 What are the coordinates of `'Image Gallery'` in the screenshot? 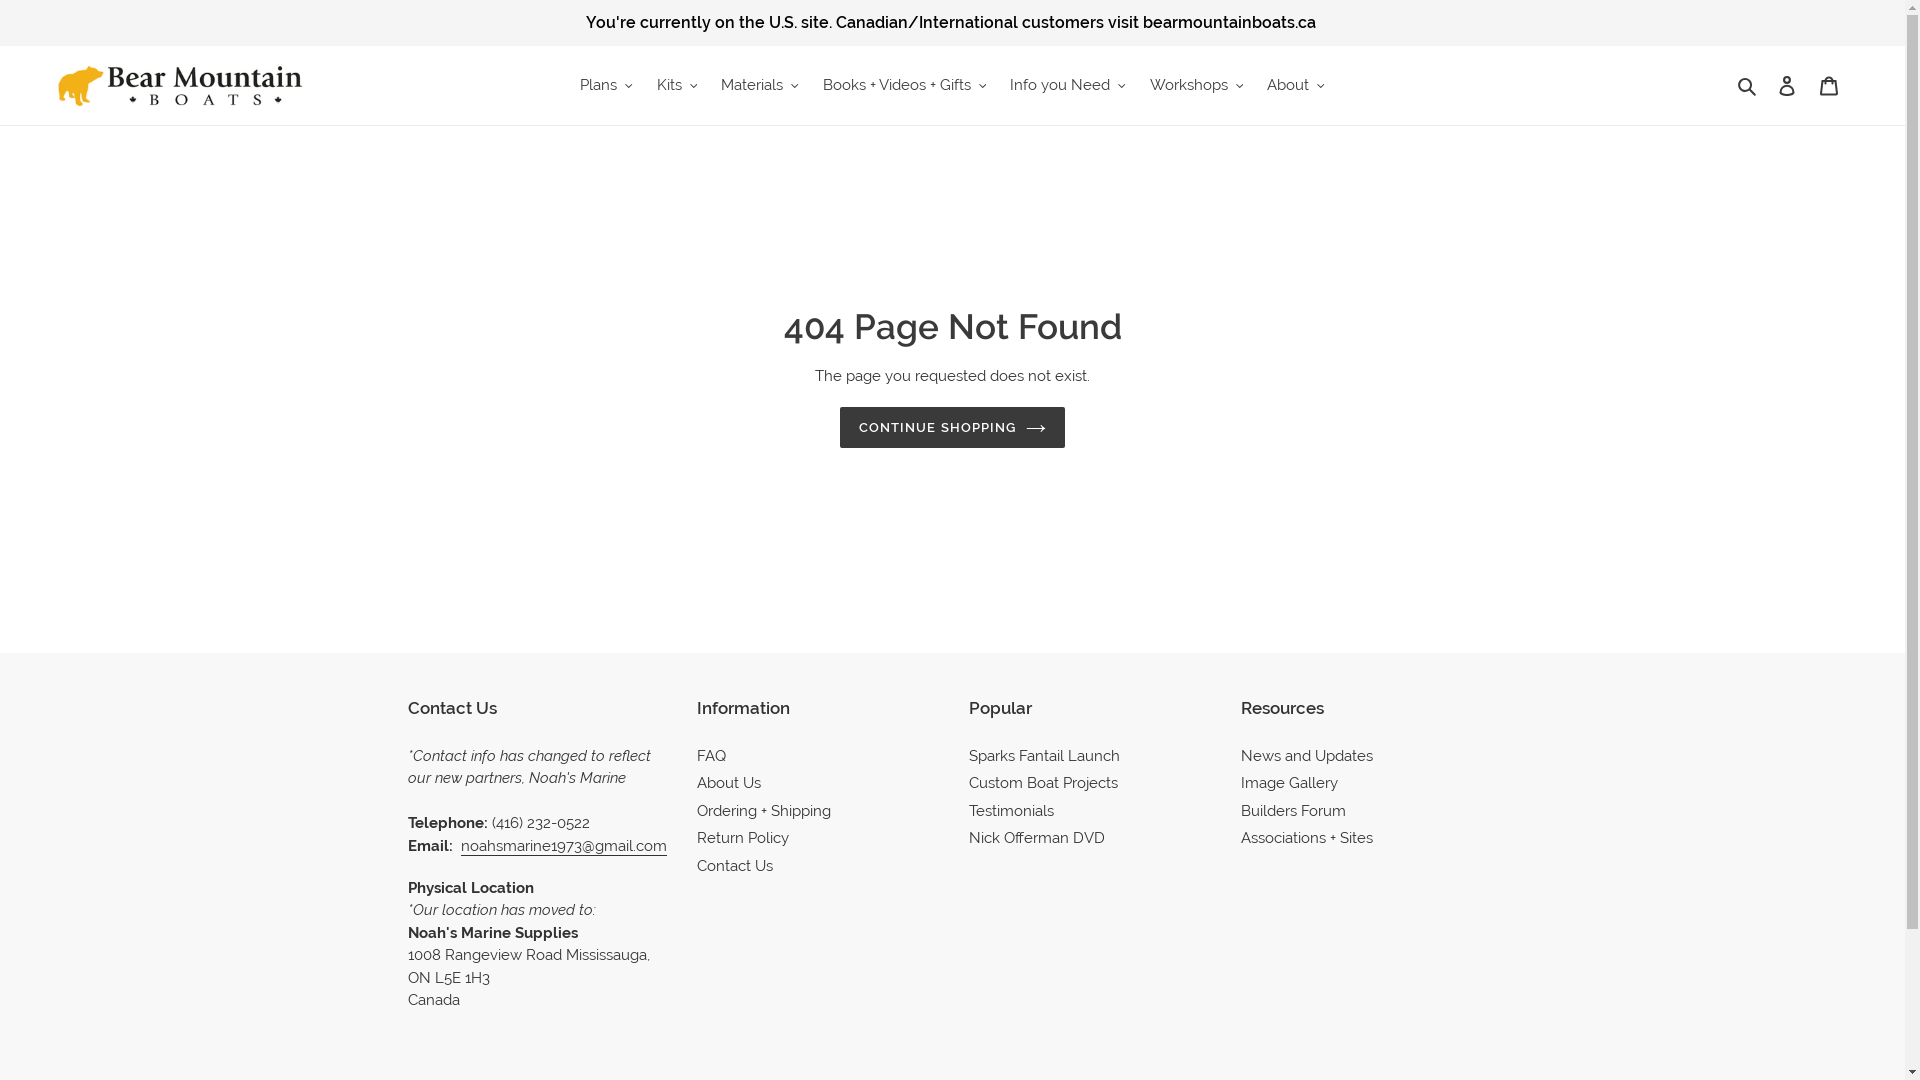 It's located at (1289, 782).